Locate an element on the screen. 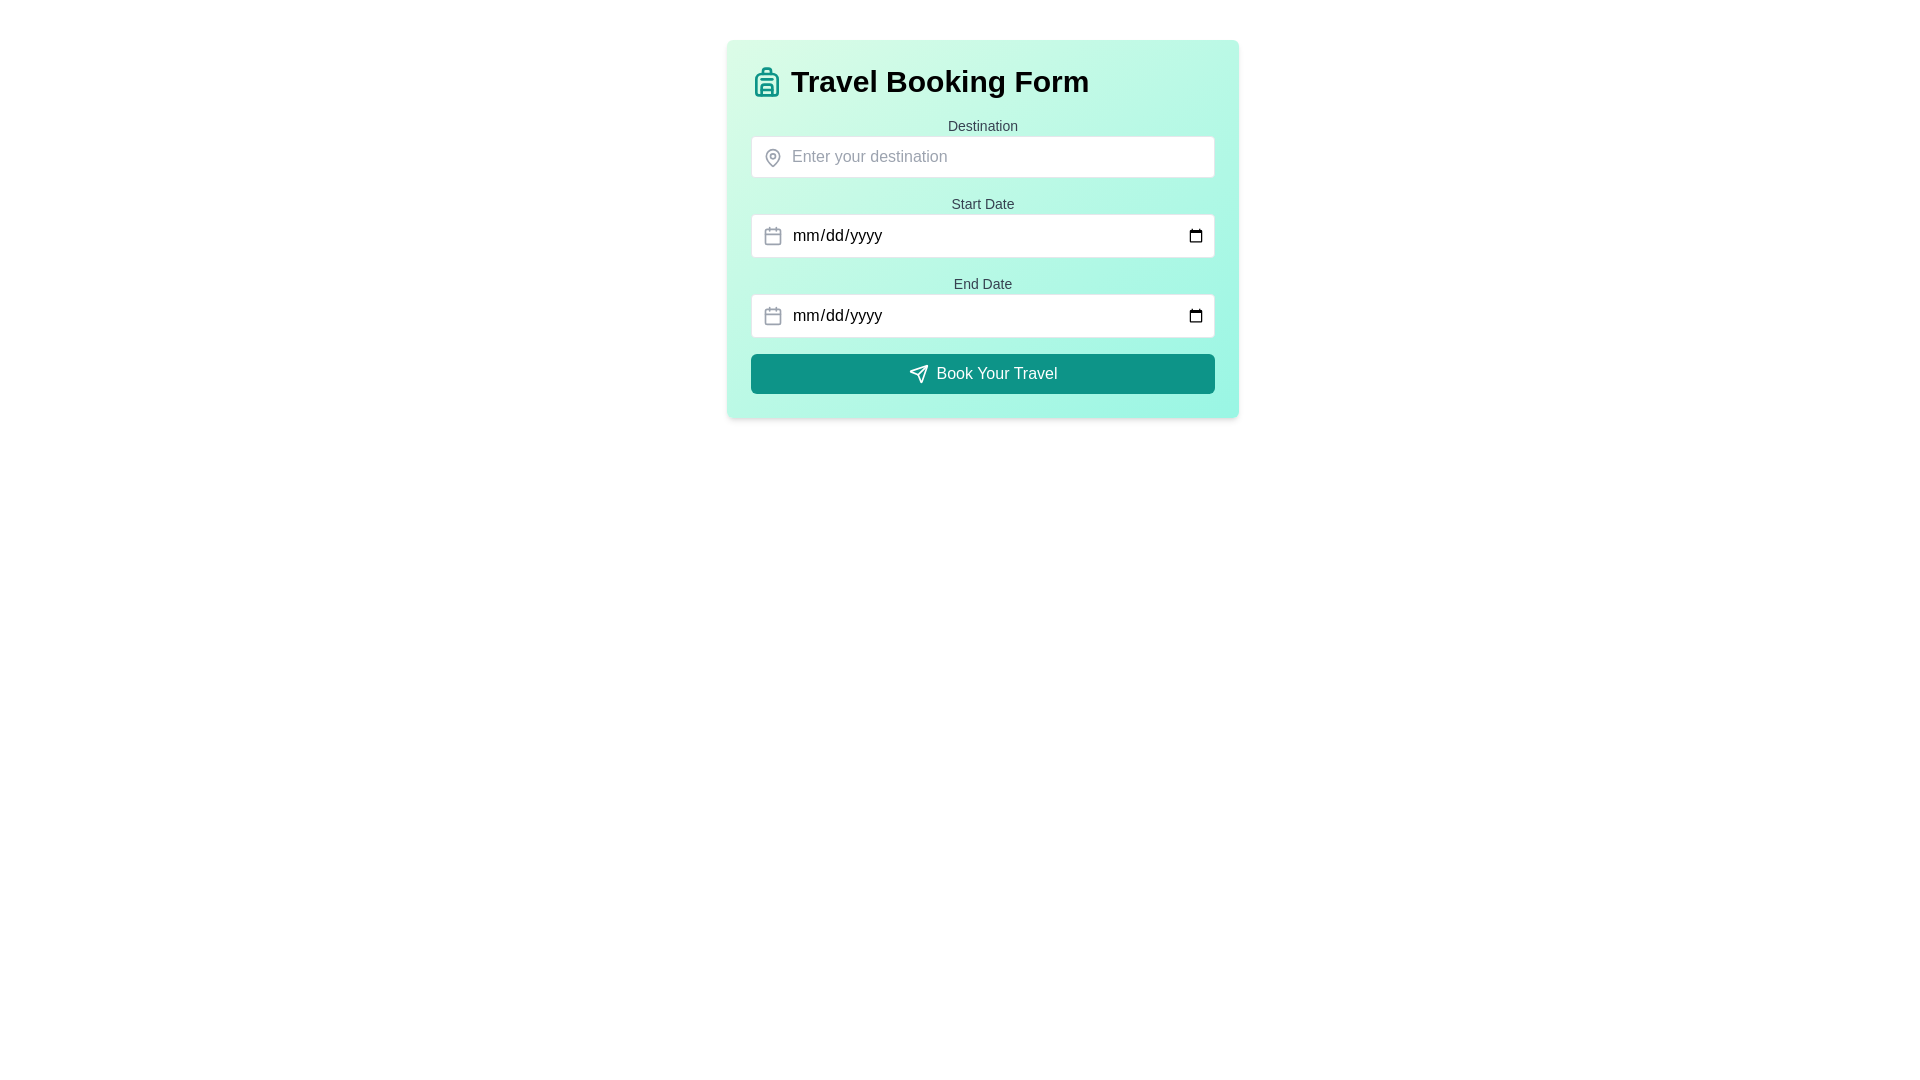 Image resolution: width=1920 pixels, height=1080 pixels. the pin icon located inside the input field labeled 'Destination', which is positioned above the 'Start Date' field is located at coordinates (771, 157).